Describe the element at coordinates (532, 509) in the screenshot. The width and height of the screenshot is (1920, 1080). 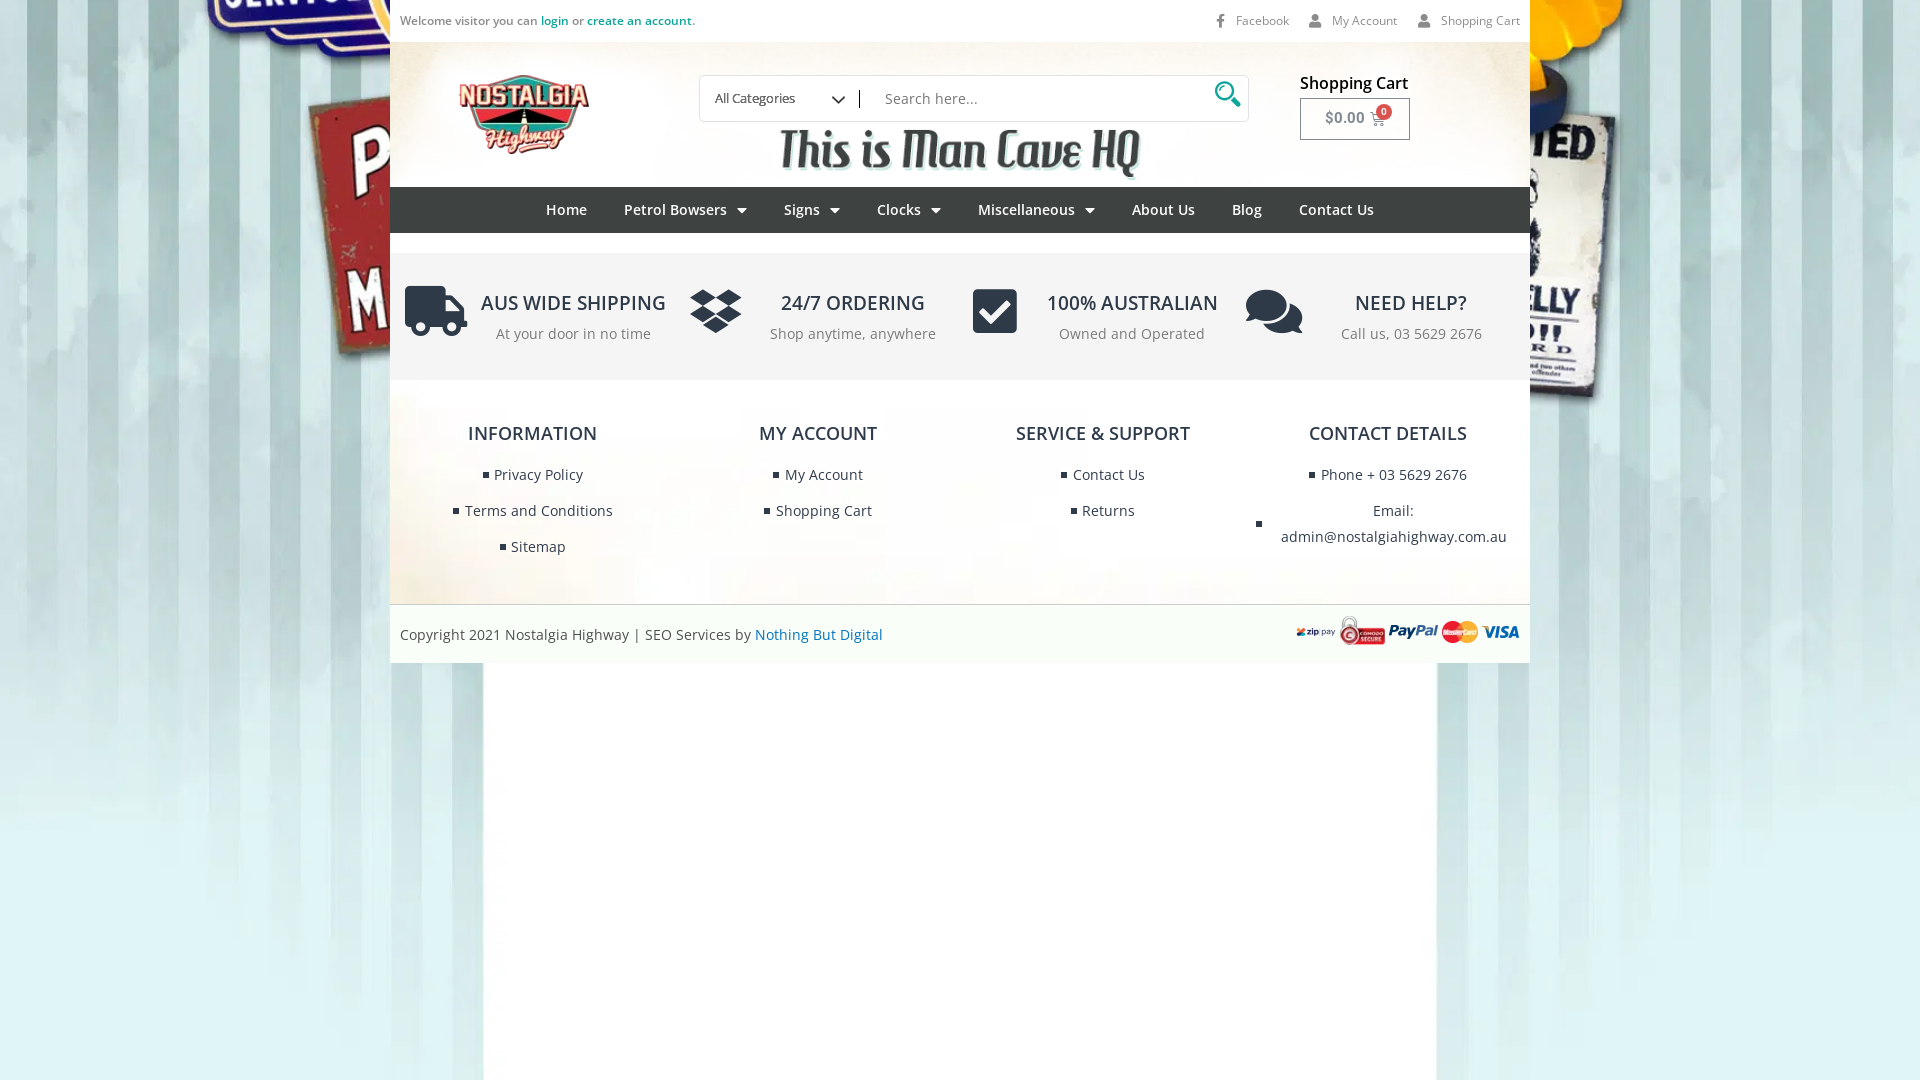
I see `'Terms and Conditions'` at that location.